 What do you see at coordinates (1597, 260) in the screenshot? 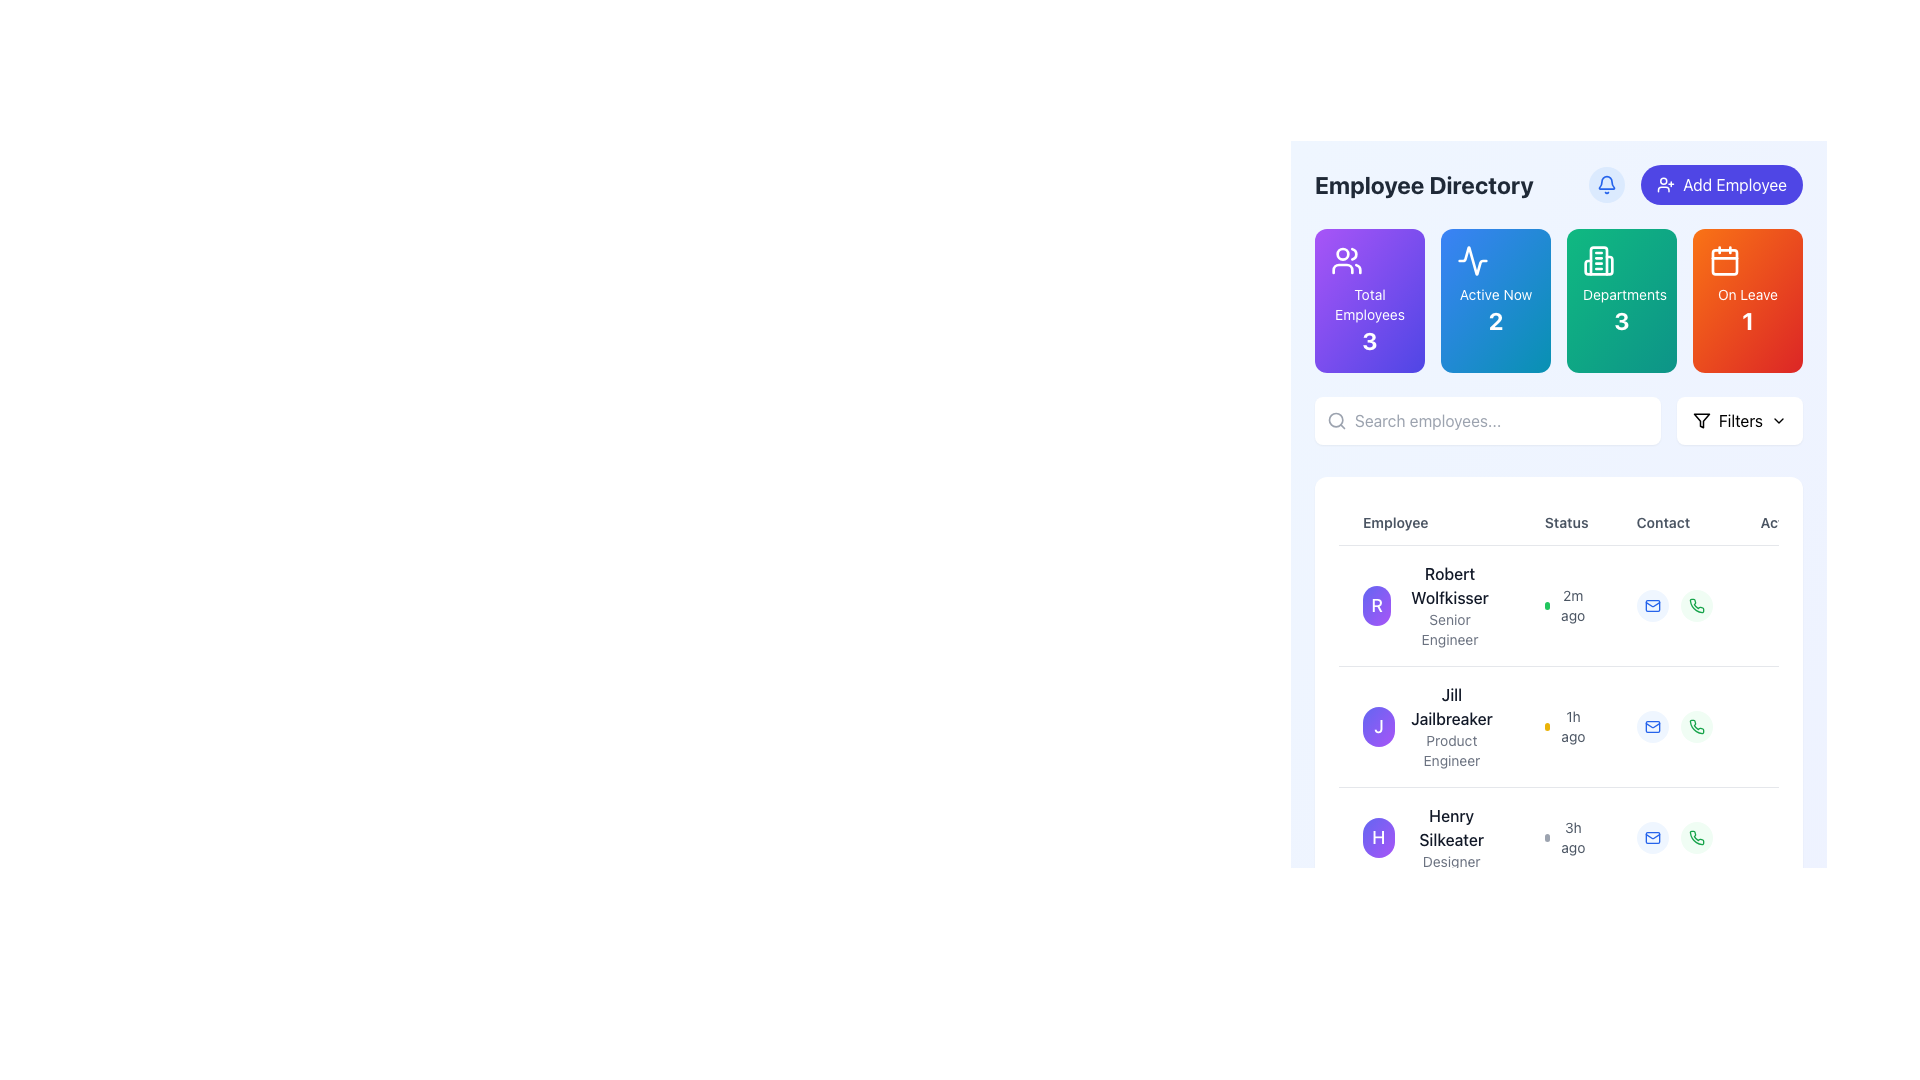
I see `the Decorative icon, which is a rectangular icon resembling a building or columns with rounded edges and a greenish background, located within the 'Departments' statistic box at the top of the application interface` at bounding box center [1597, 260].